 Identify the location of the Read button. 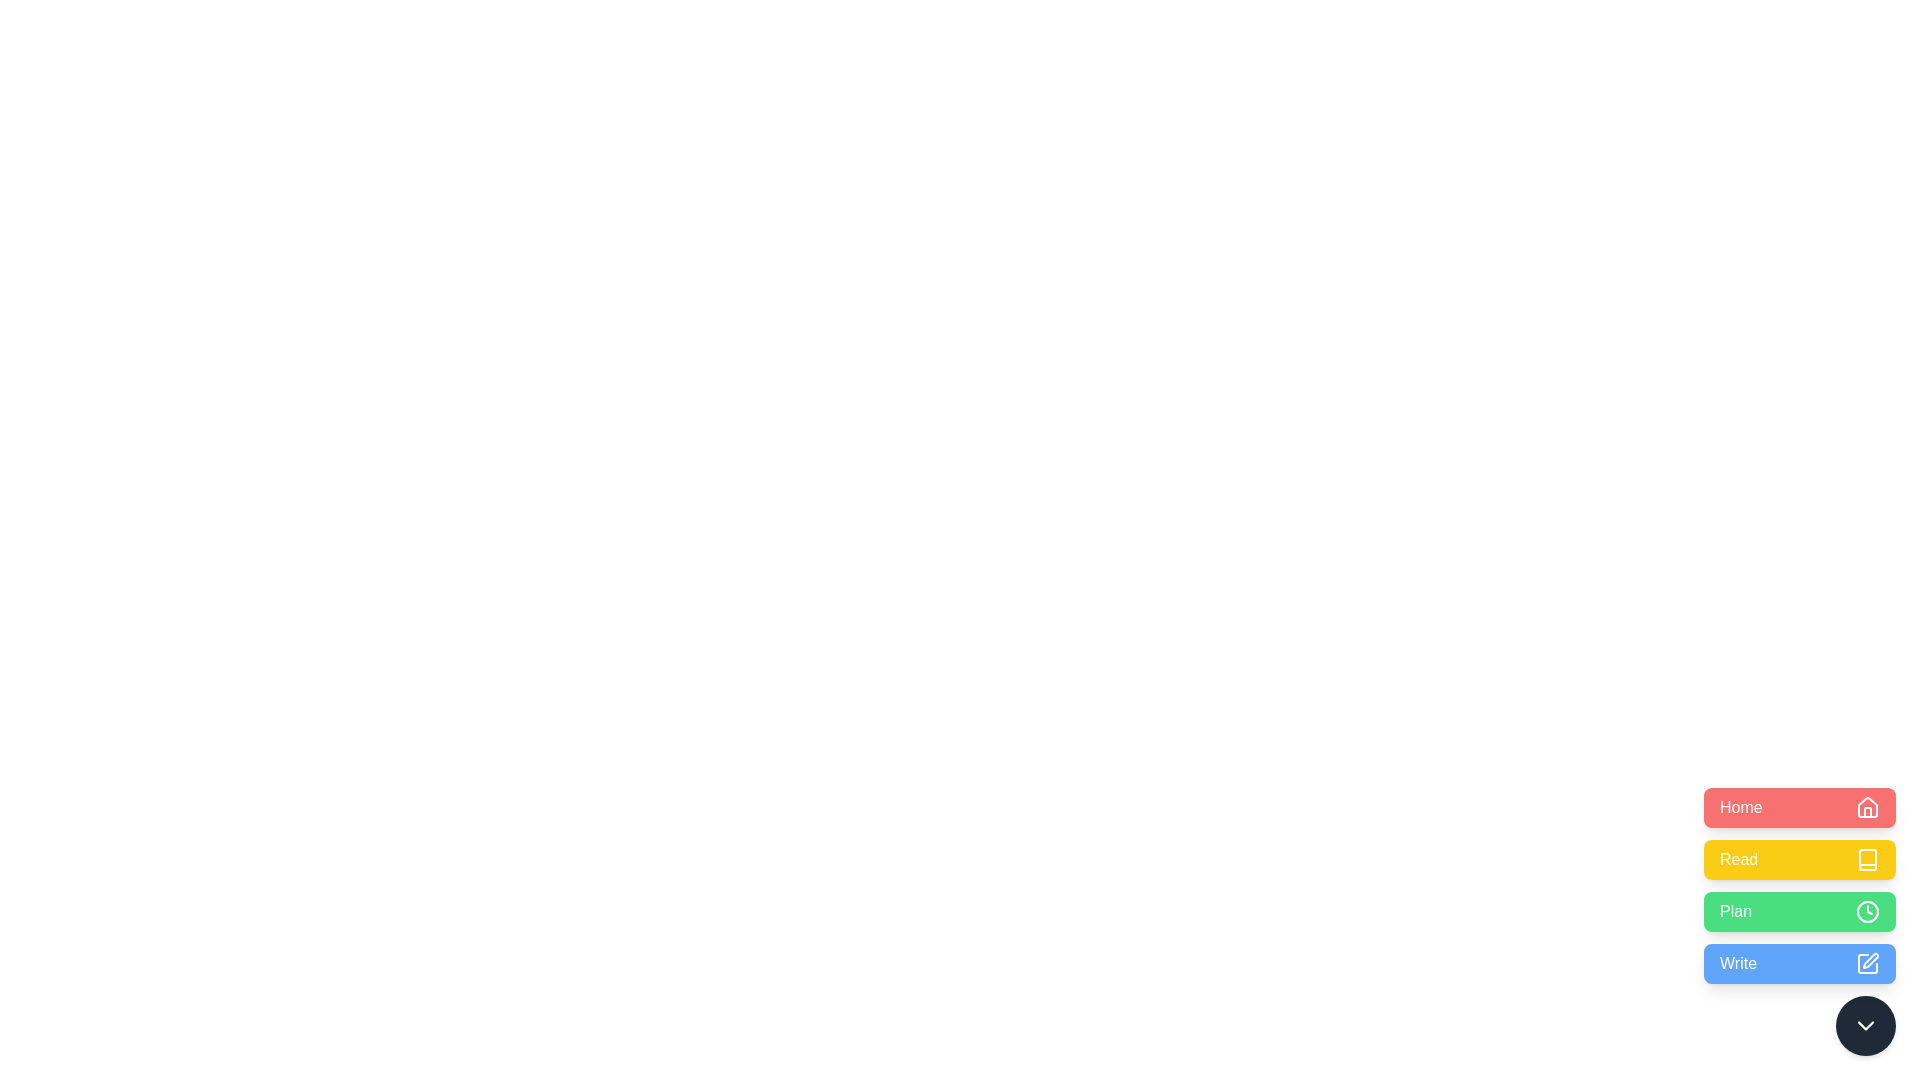
(1800, 859).